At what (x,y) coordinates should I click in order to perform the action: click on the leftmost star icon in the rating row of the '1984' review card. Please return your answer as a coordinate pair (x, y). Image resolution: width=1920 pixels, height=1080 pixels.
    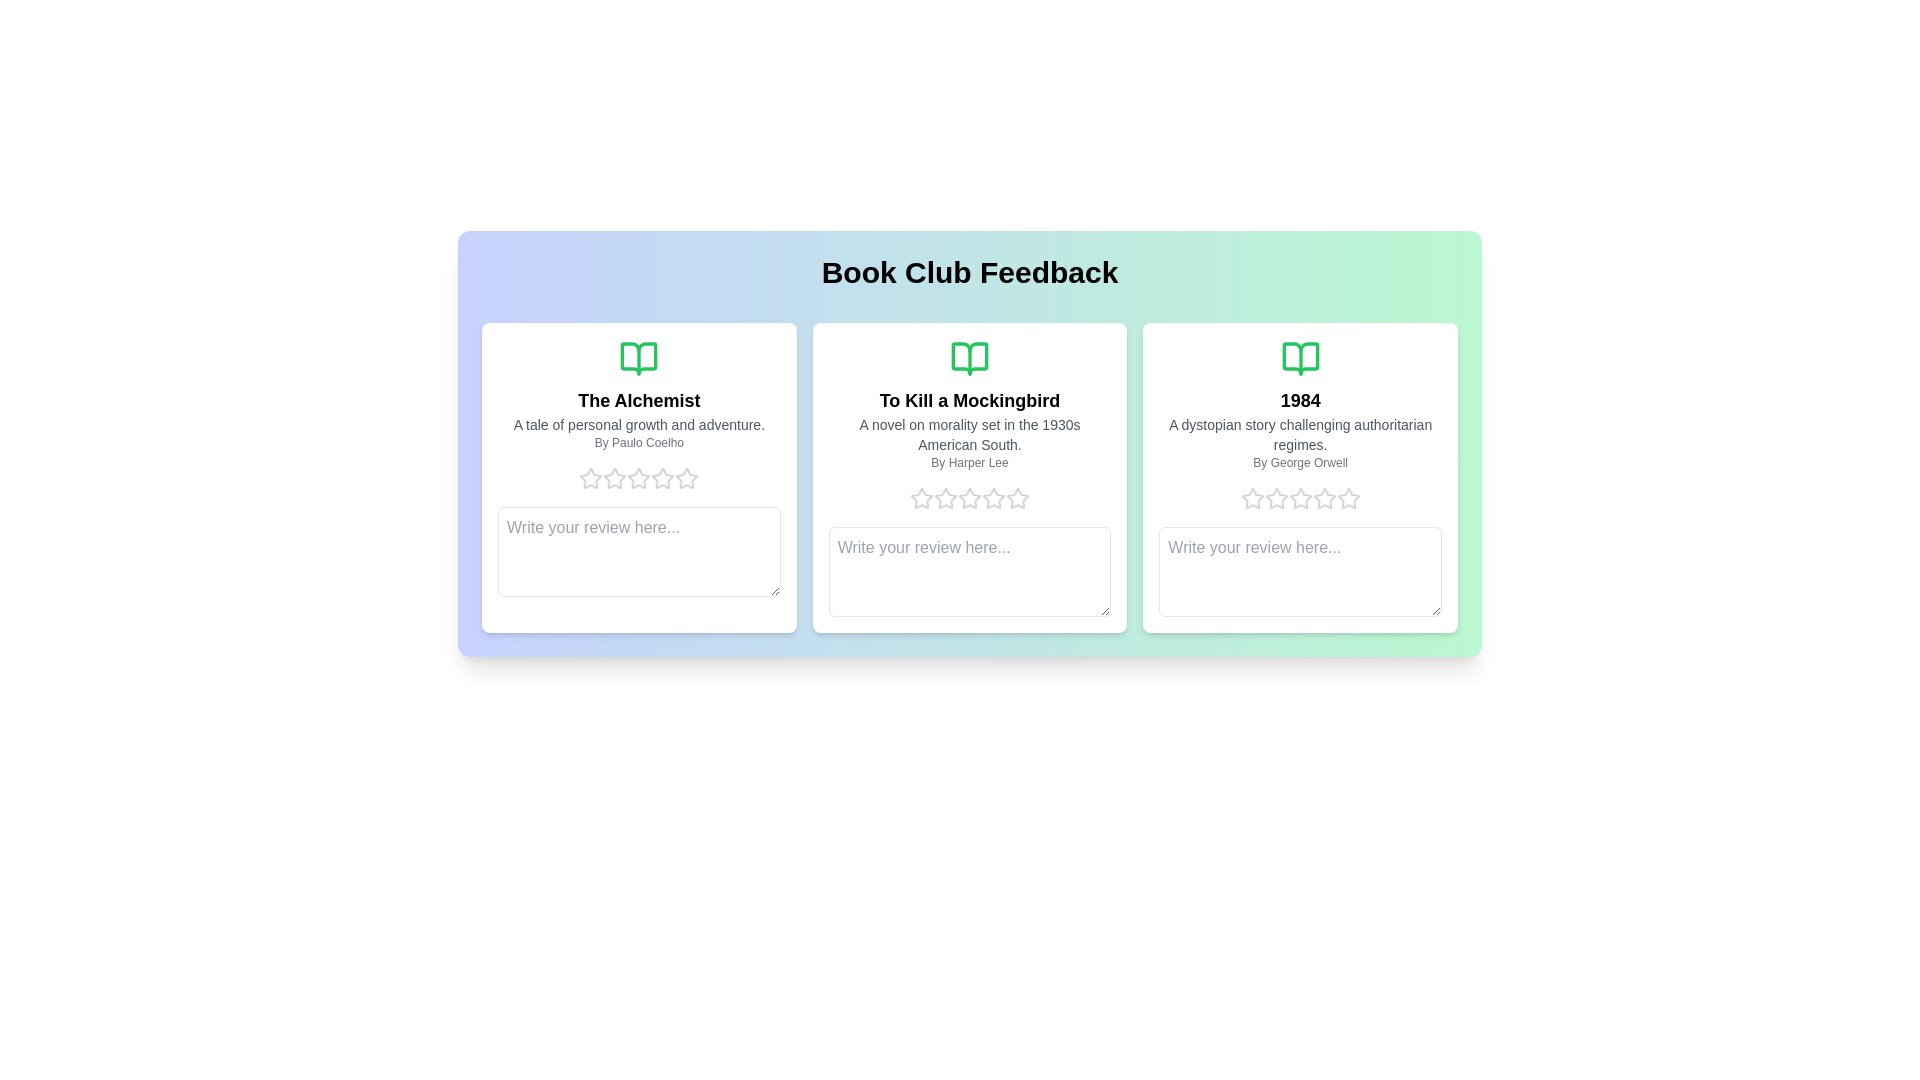
    Looking at the image, I should click on (1251, 497).